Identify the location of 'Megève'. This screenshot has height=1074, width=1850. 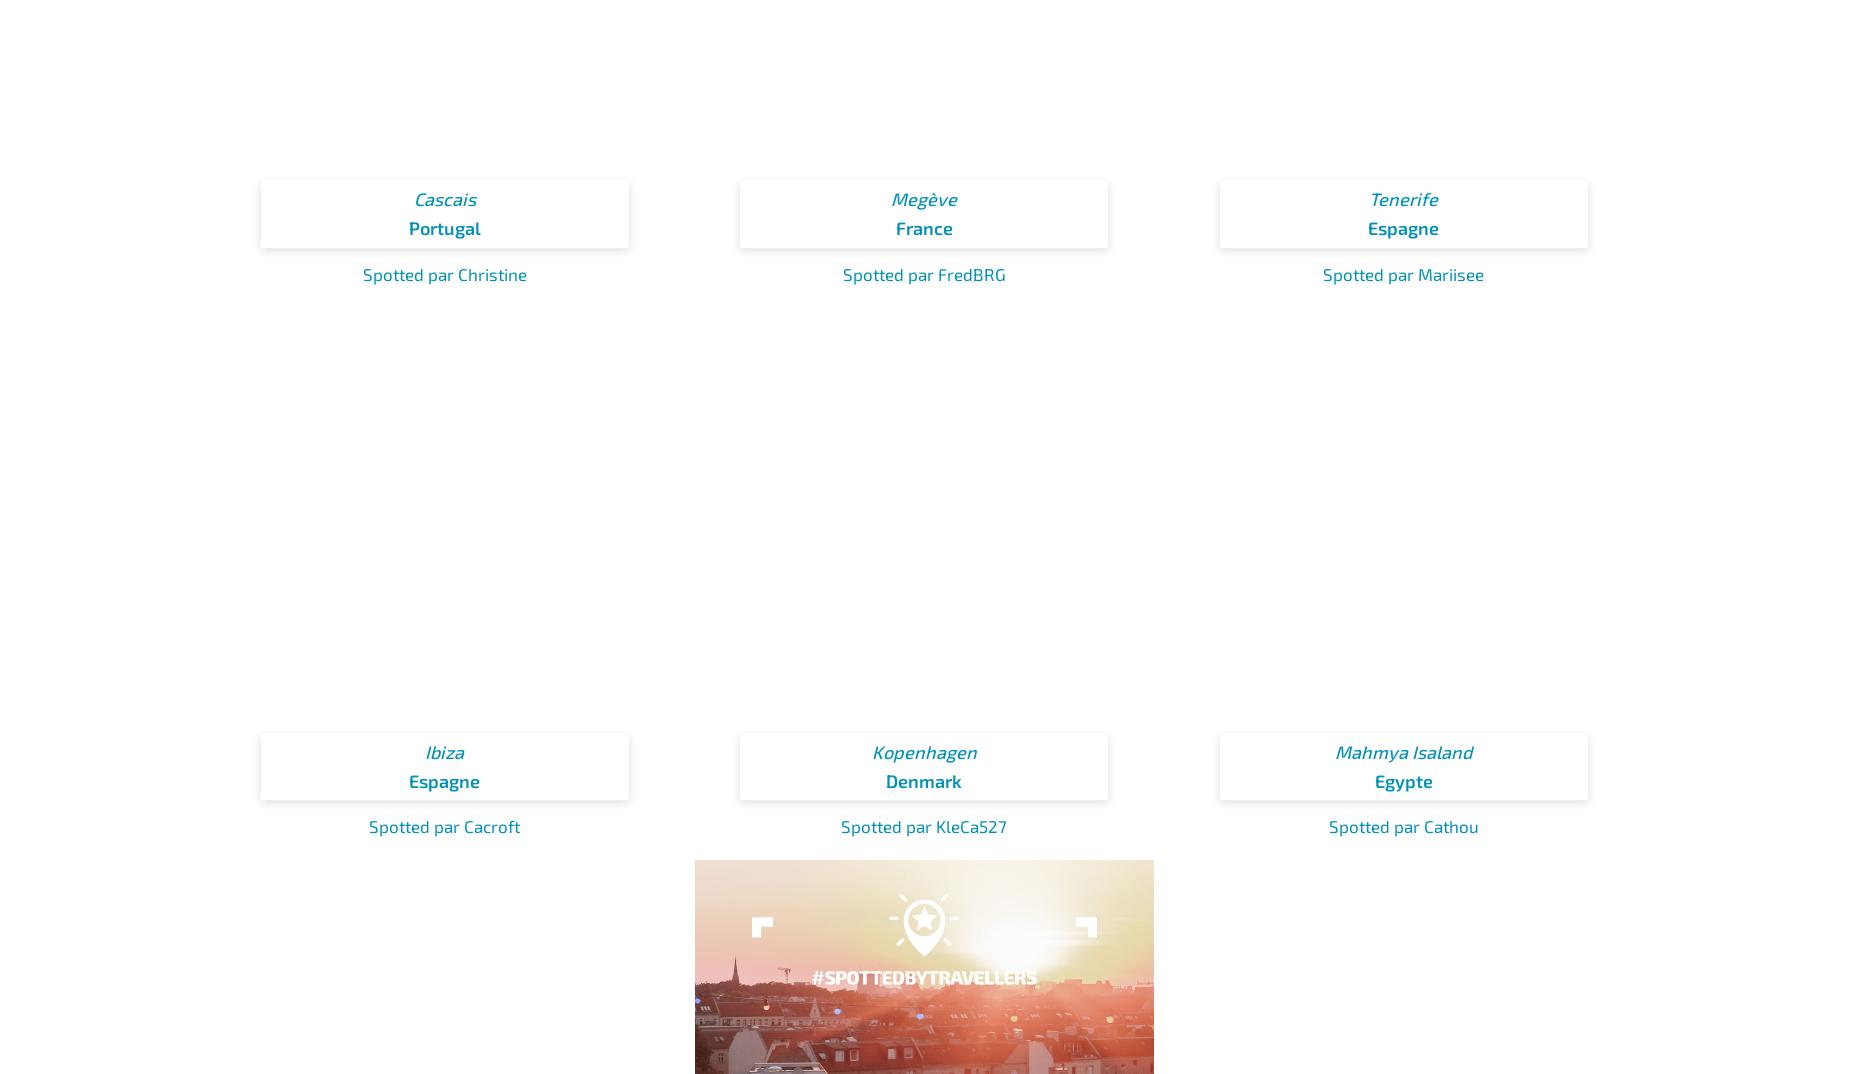
(924, 199).